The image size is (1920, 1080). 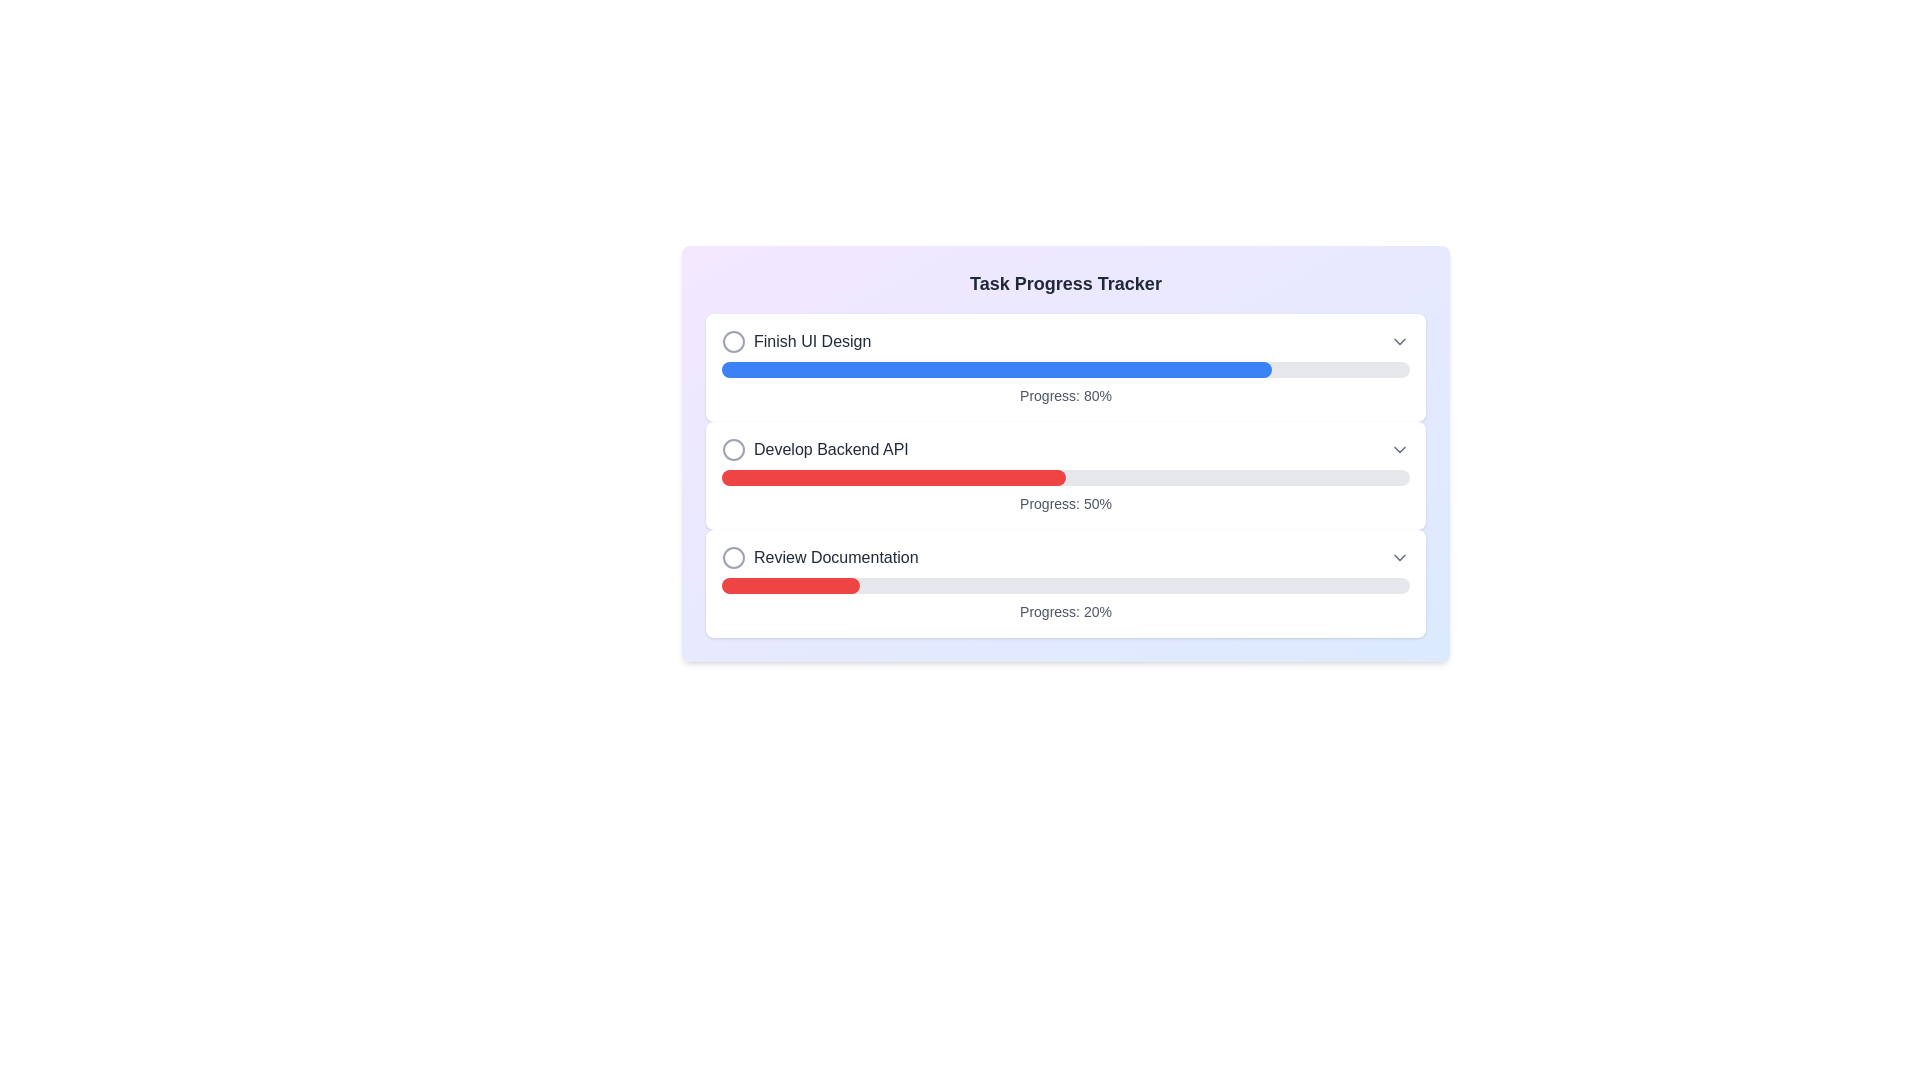 What do you see at coordinates (1064, 585) in the screenshot?
I see `the progress bar indicating the completion state of the 'Review Documentation' task, which shows it is 20% complete, located below the task title and near the text 'Progress: 20%.'` at bounding box center [1064, 585].